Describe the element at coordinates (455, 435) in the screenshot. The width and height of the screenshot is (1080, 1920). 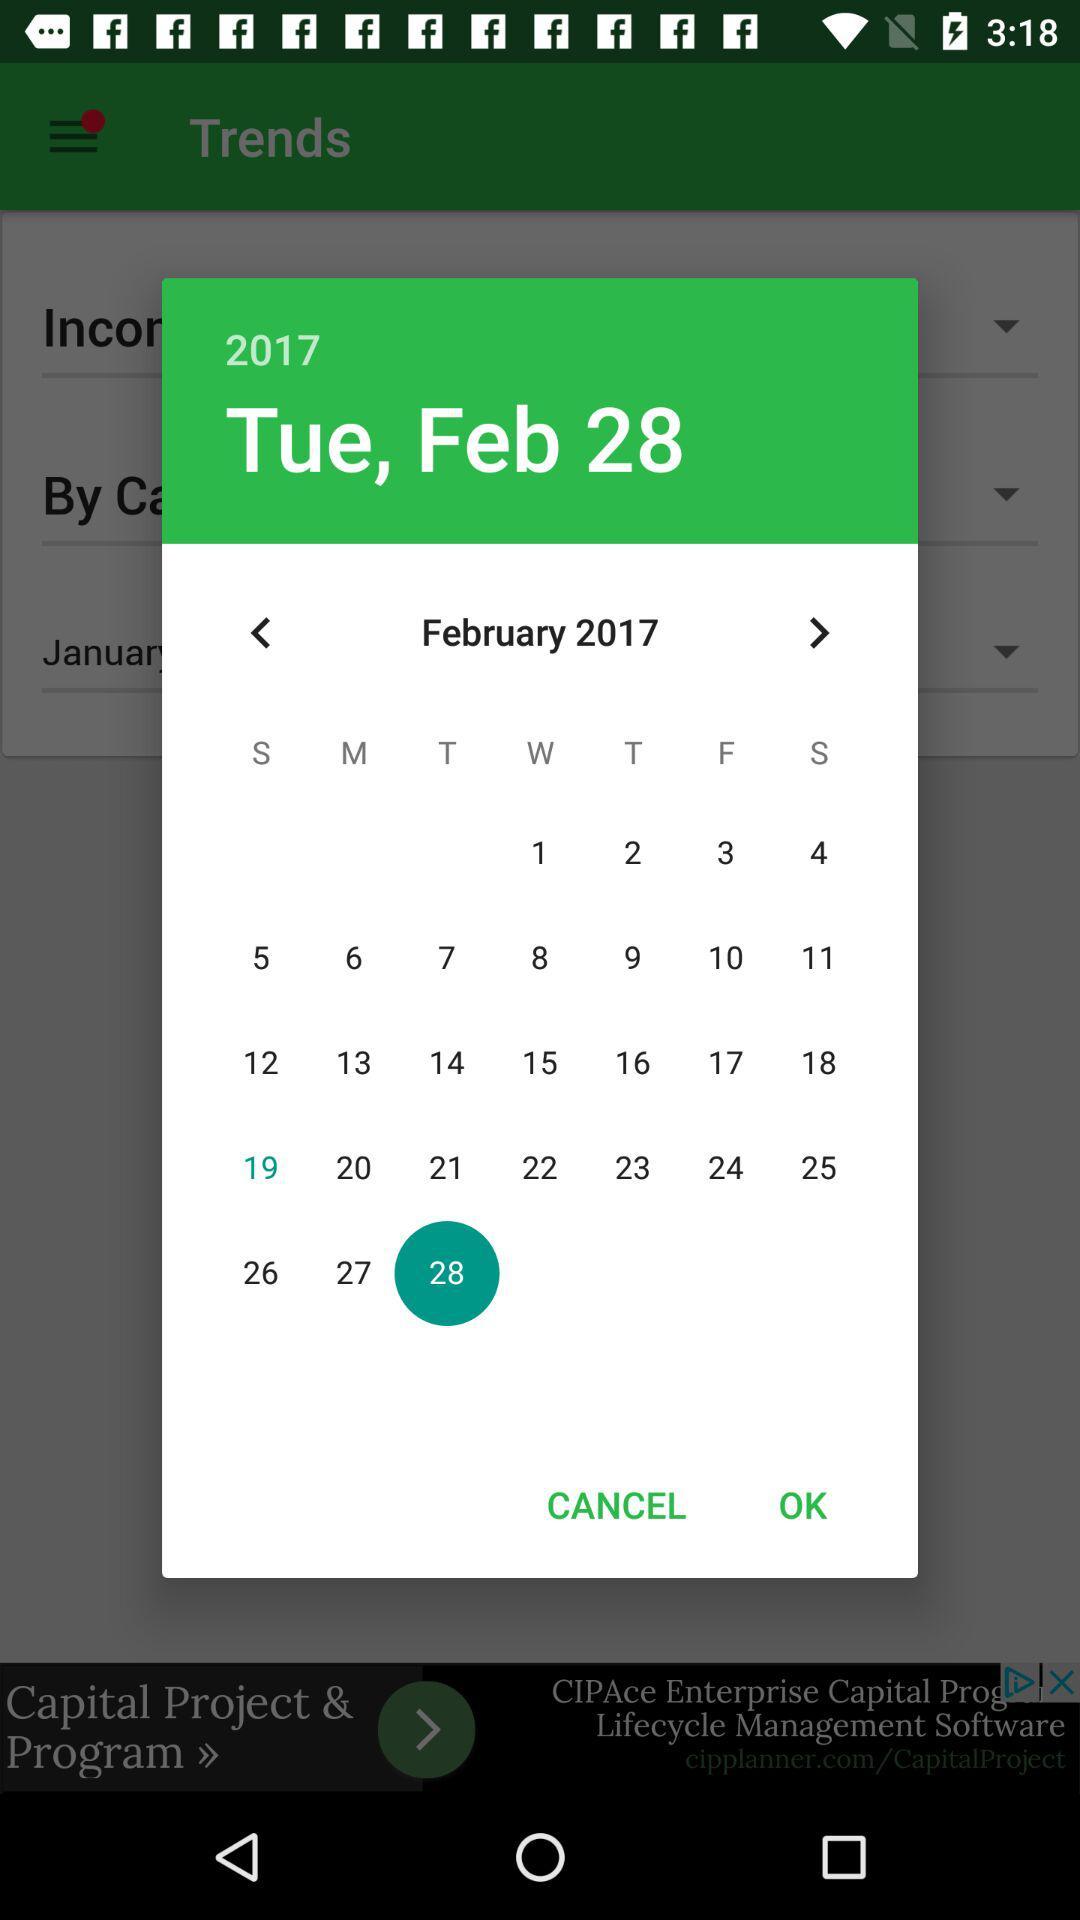
I see `tue, feb 28` at that location.